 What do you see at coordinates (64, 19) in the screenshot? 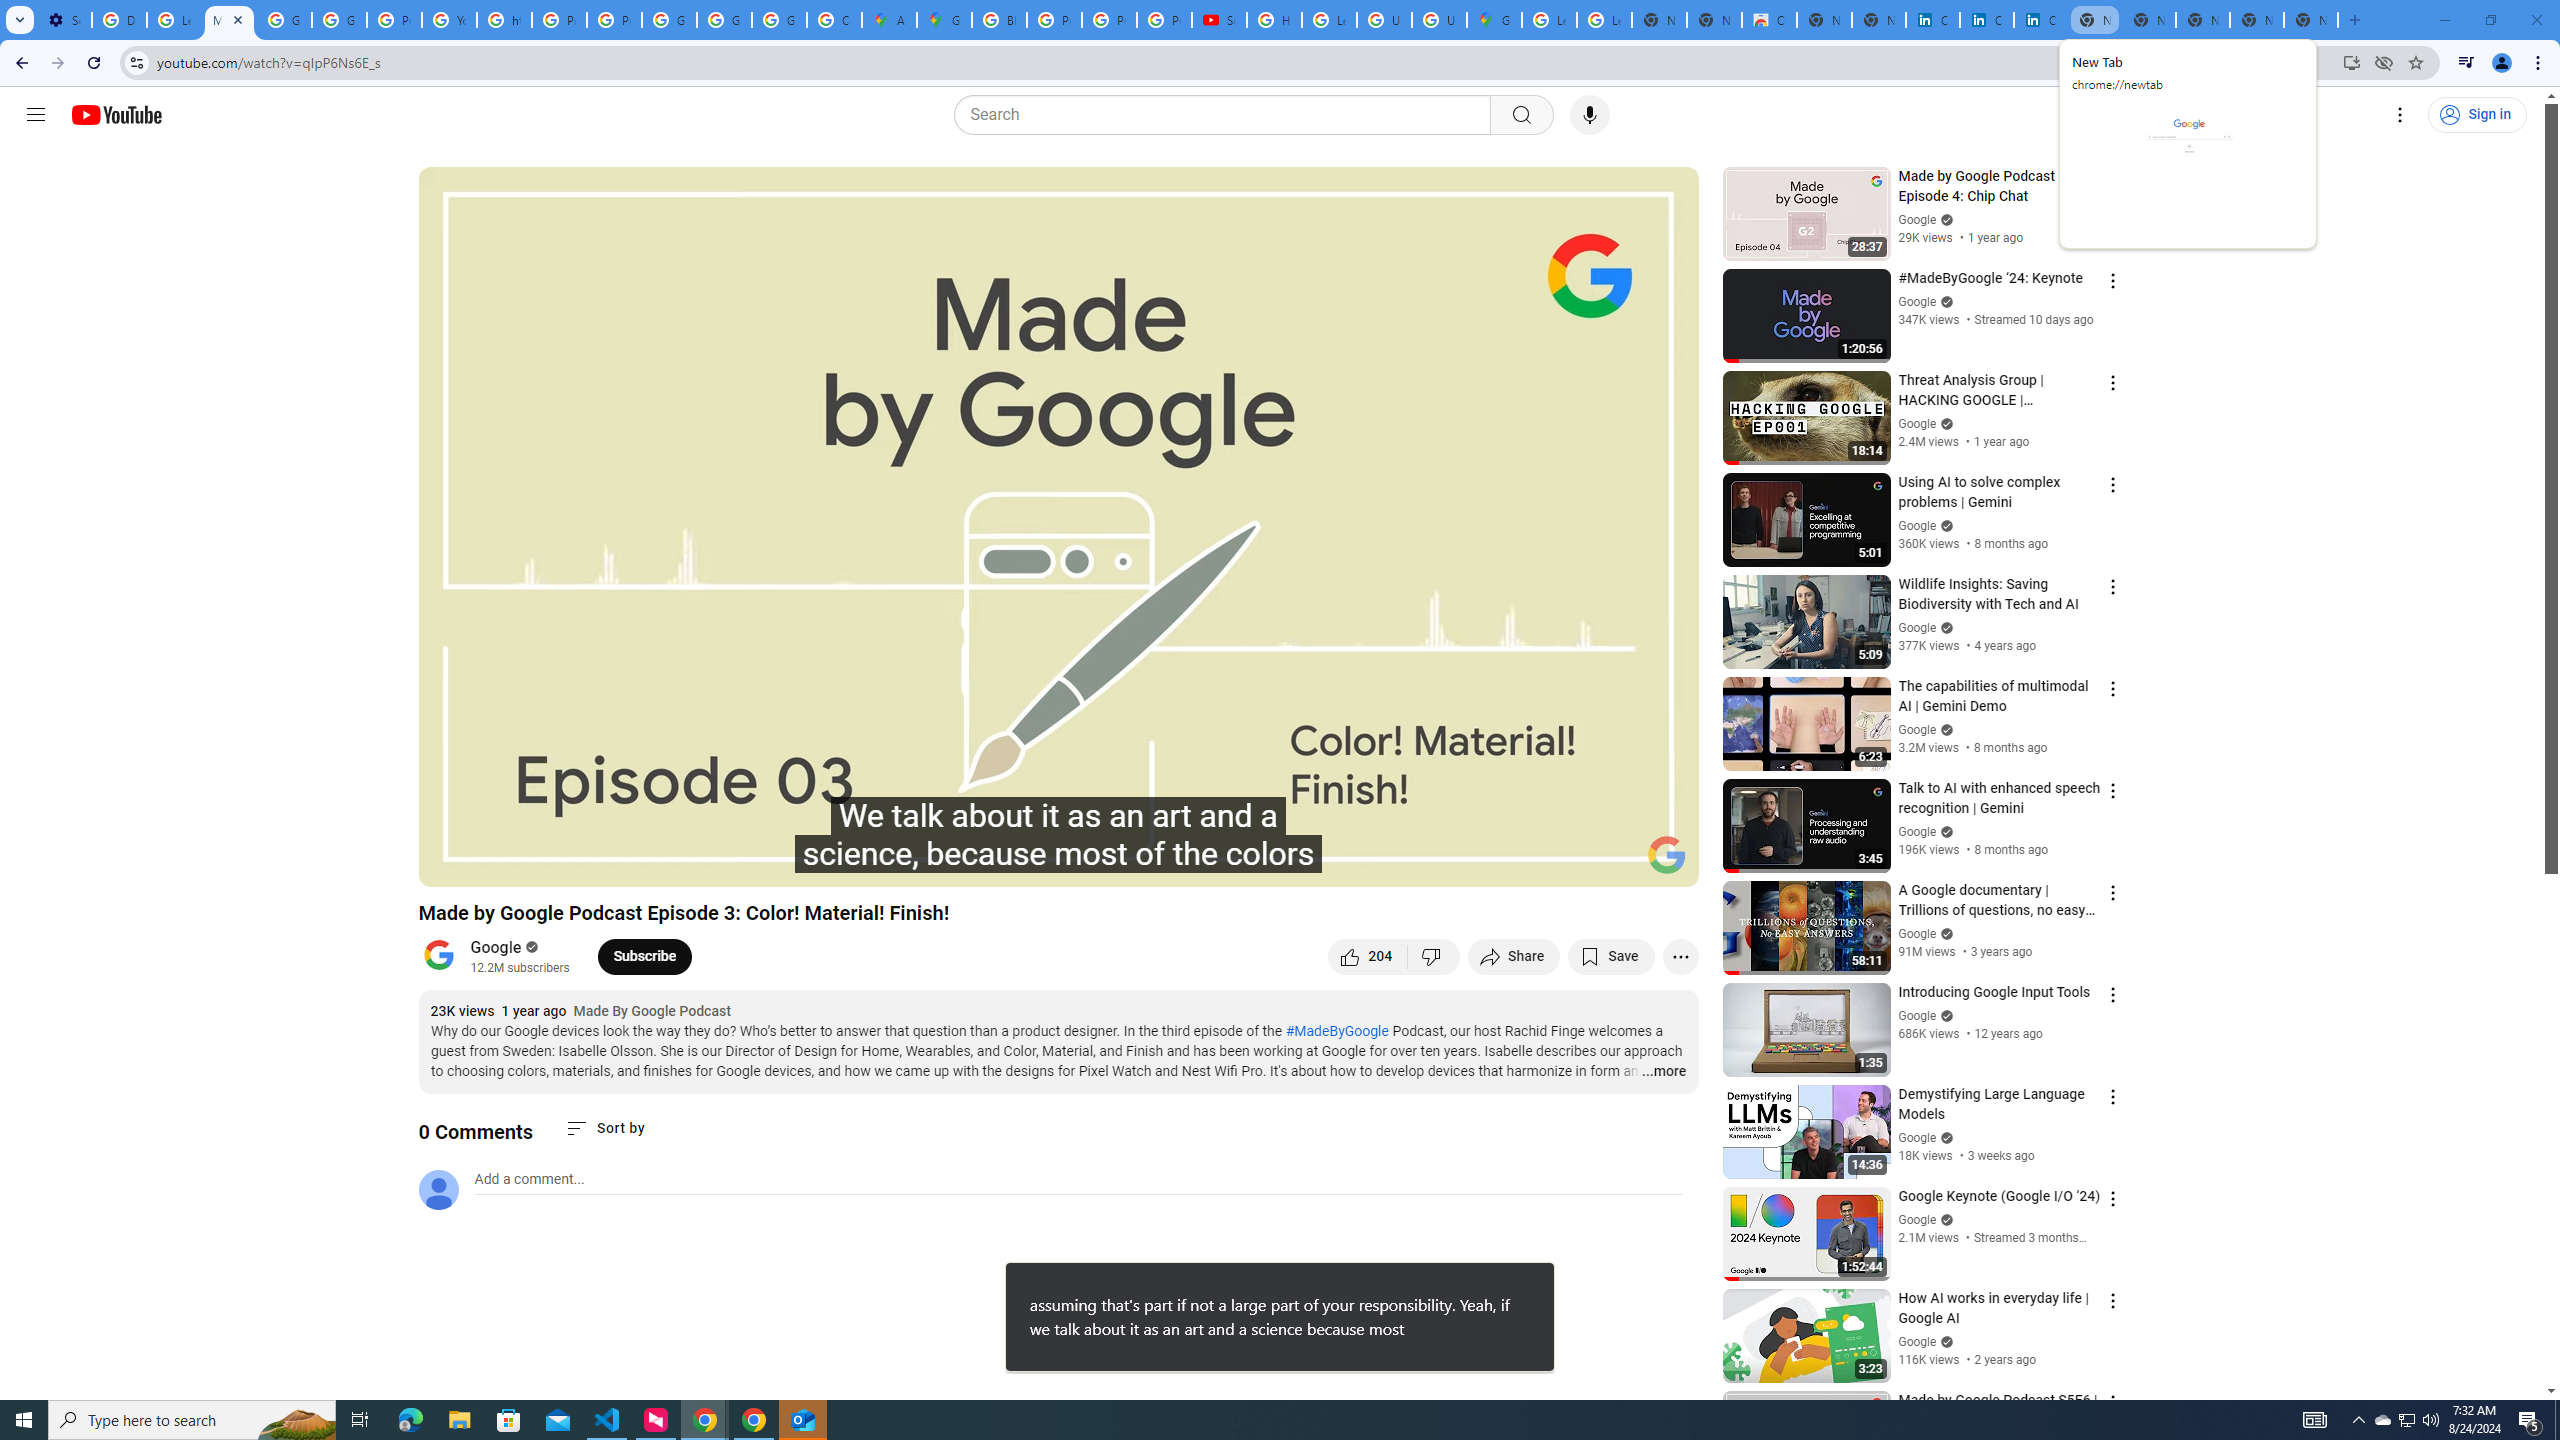
I see `'Settings - Customize profile'` at bounding box center [64, 19].